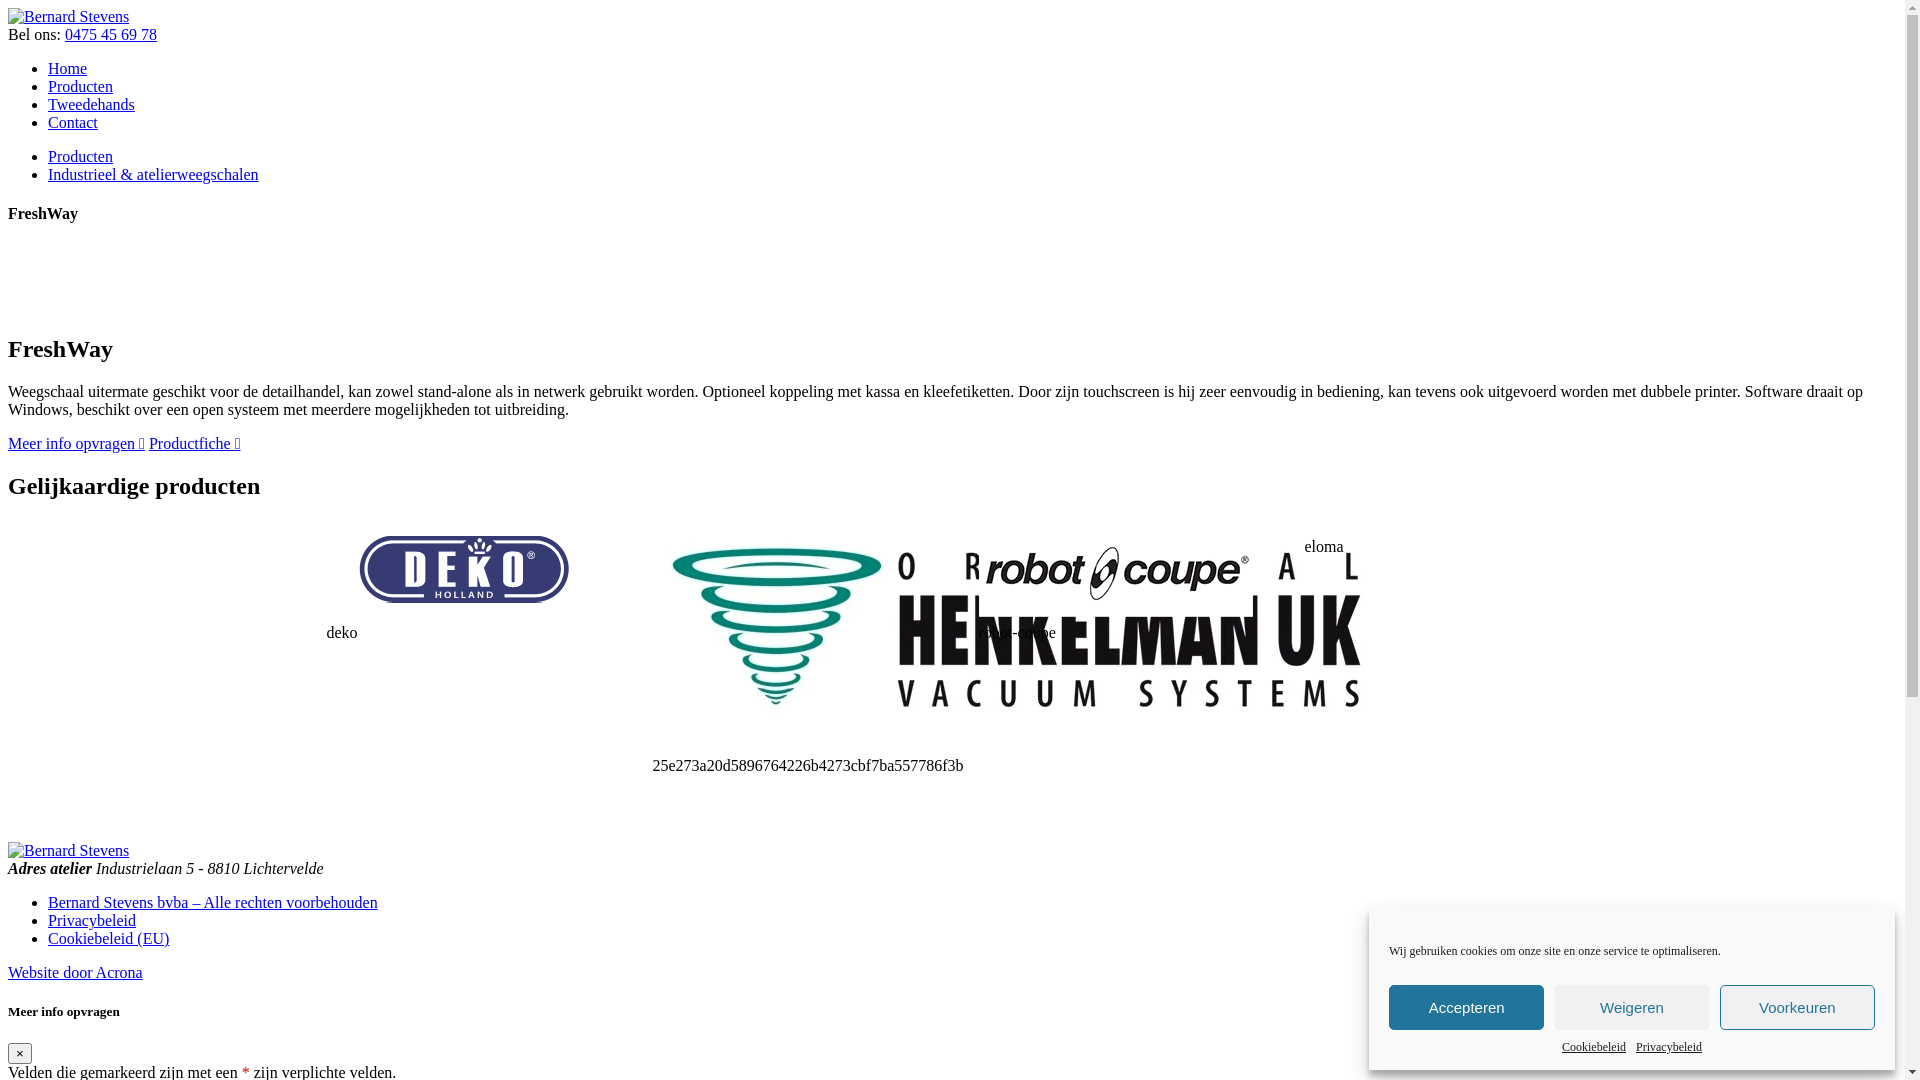  I want to click on '0475 45 69 78', so click(109, 34).